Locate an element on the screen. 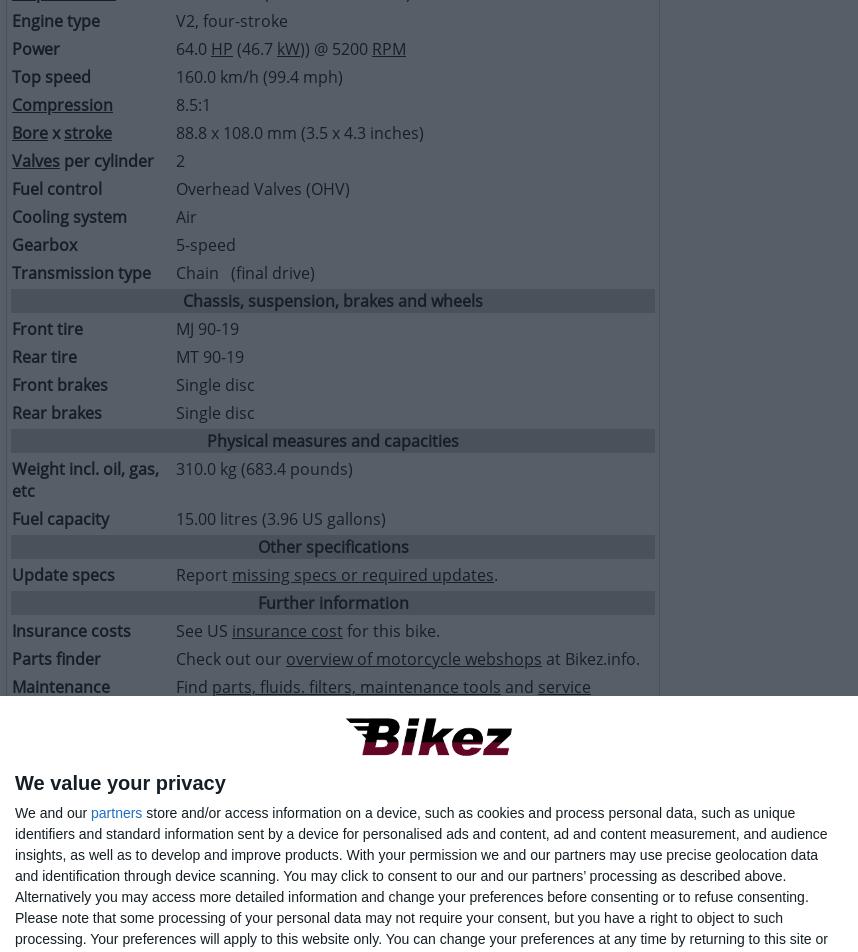  'Chassis, suspension, brakes and wheels' is located at coordinates (331, 301).